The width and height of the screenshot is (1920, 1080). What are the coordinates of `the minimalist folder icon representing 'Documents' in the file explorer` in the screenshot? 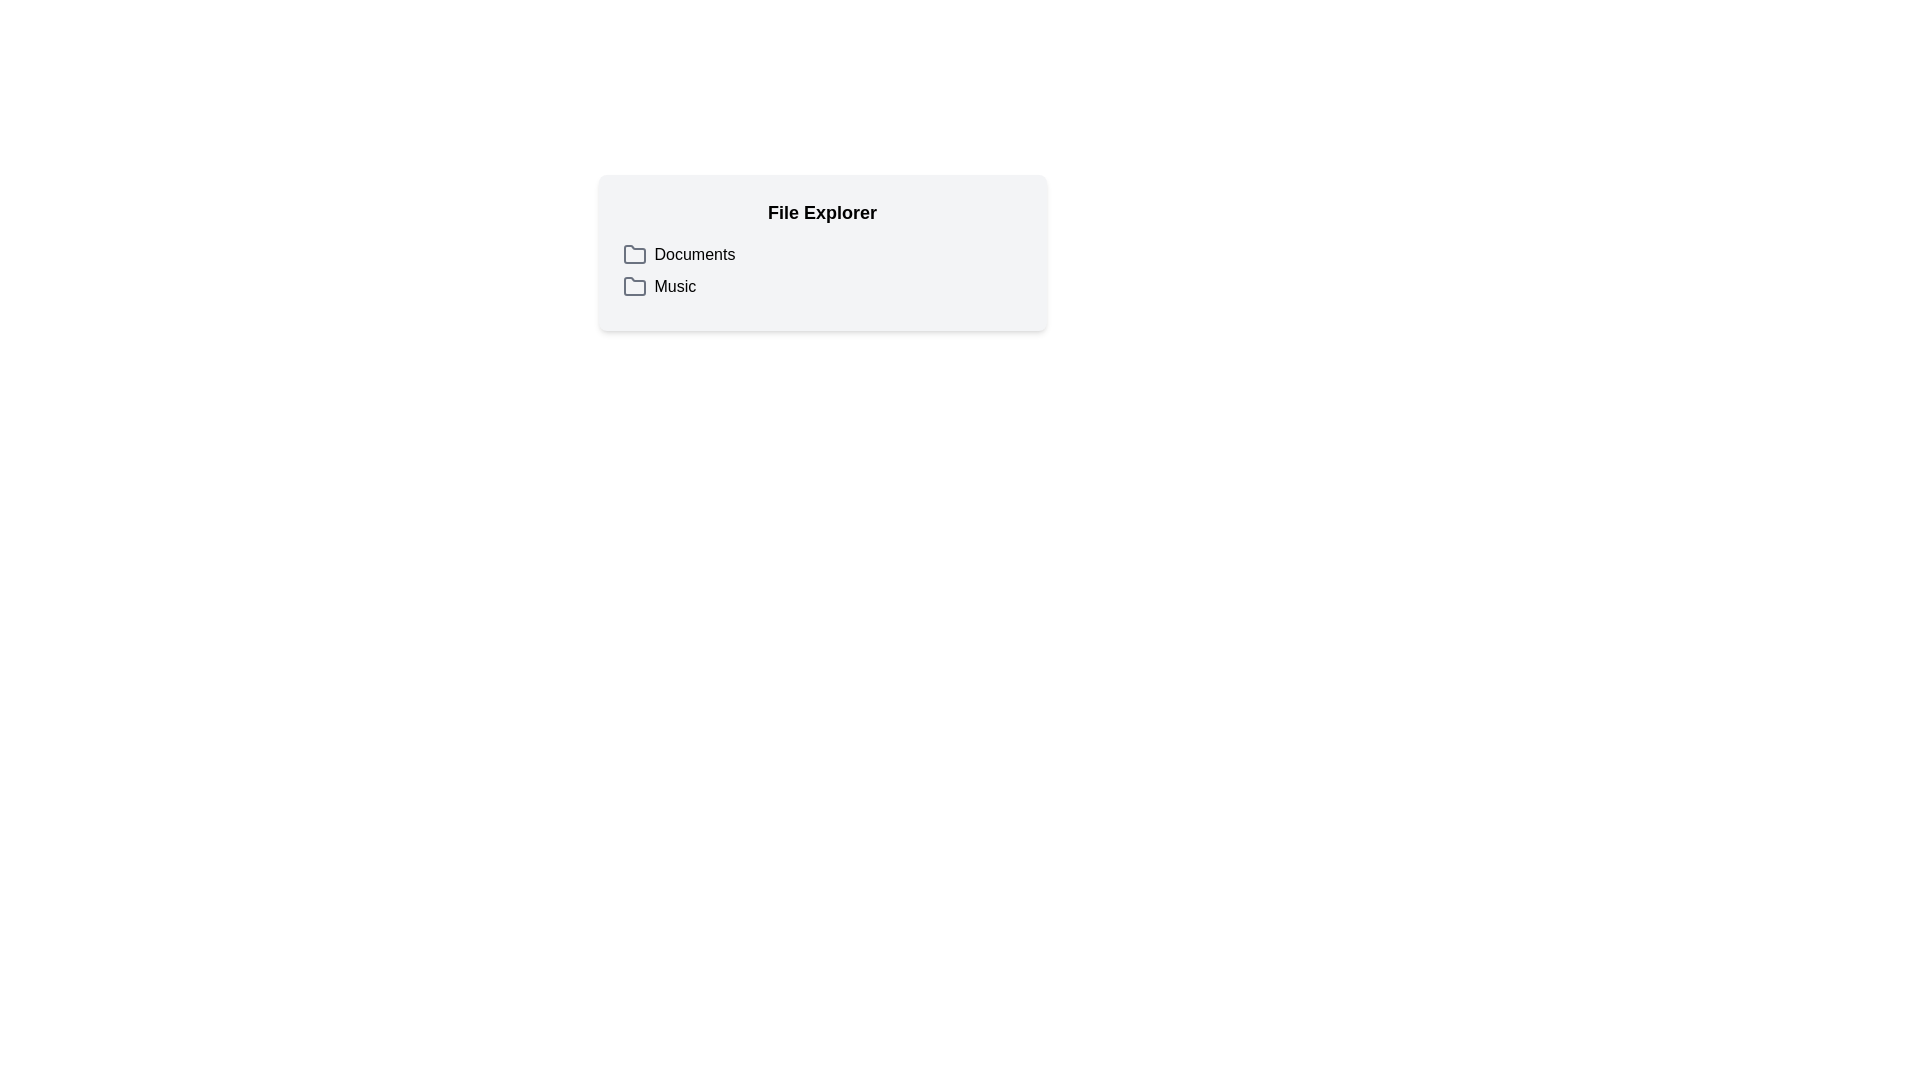 It's located at (633, 253).